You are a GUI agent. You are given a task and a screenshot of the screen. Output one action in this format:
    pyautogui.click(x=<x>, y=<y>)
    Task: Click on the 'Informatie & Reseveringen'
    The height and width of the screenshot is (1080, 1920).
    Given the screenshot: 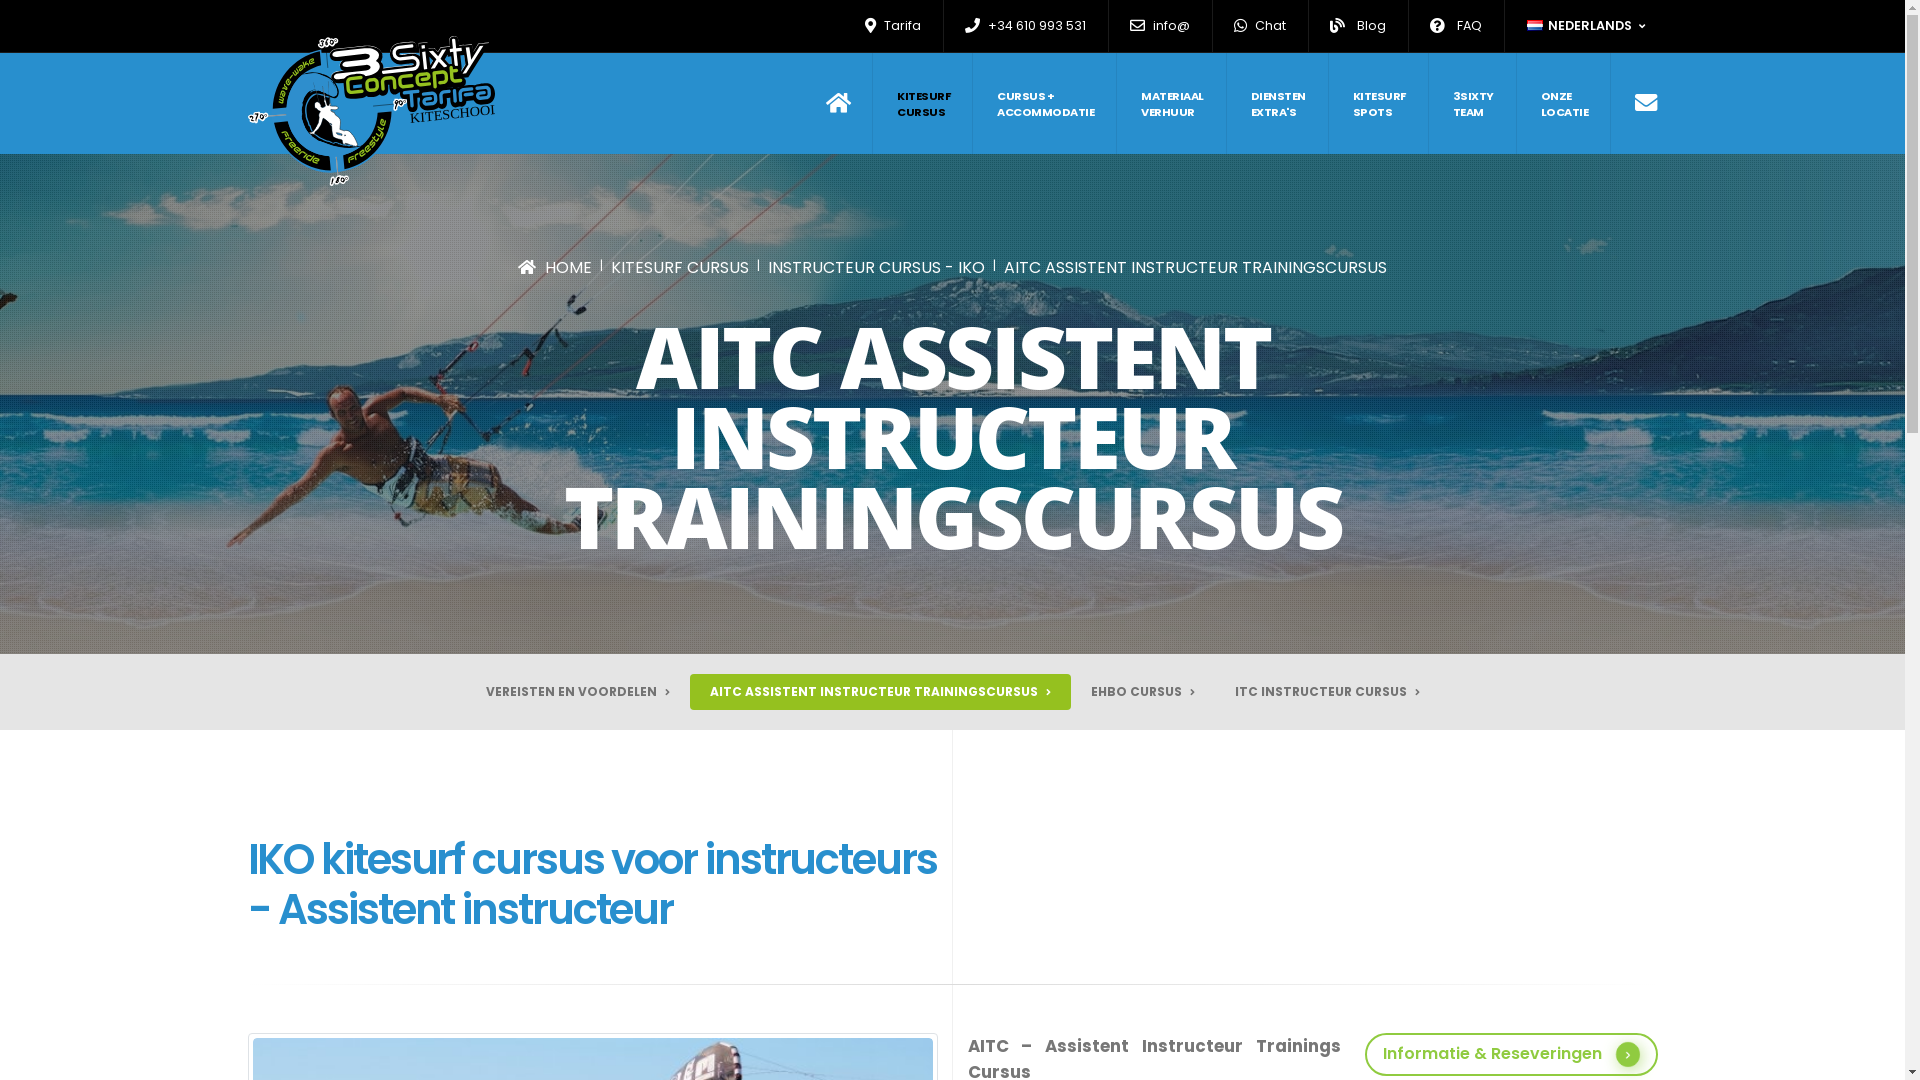 What is the action you would take?
    pyautogui.click(x=1510, y=1053)
    